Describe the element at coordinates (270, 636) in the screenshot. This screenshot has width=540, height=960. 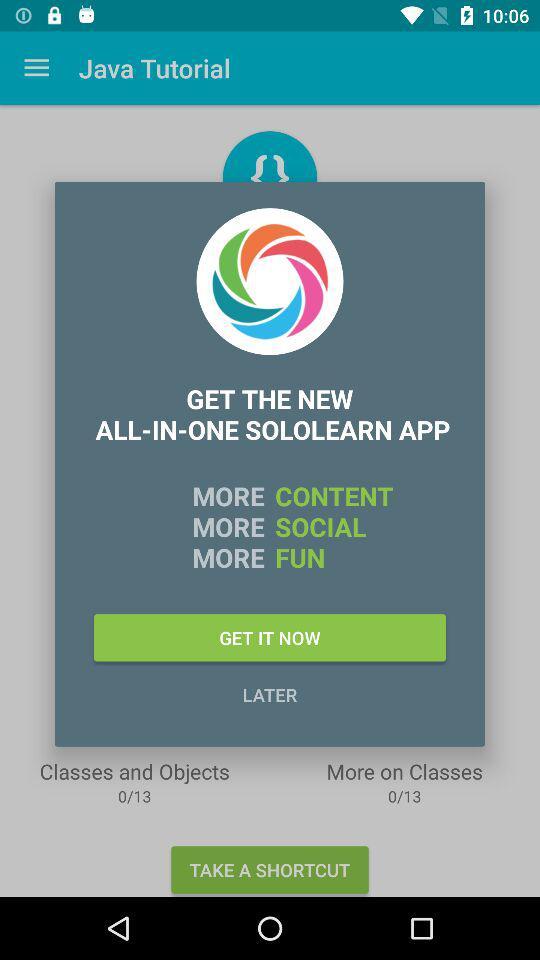
I see `the get it now icon` at that location.